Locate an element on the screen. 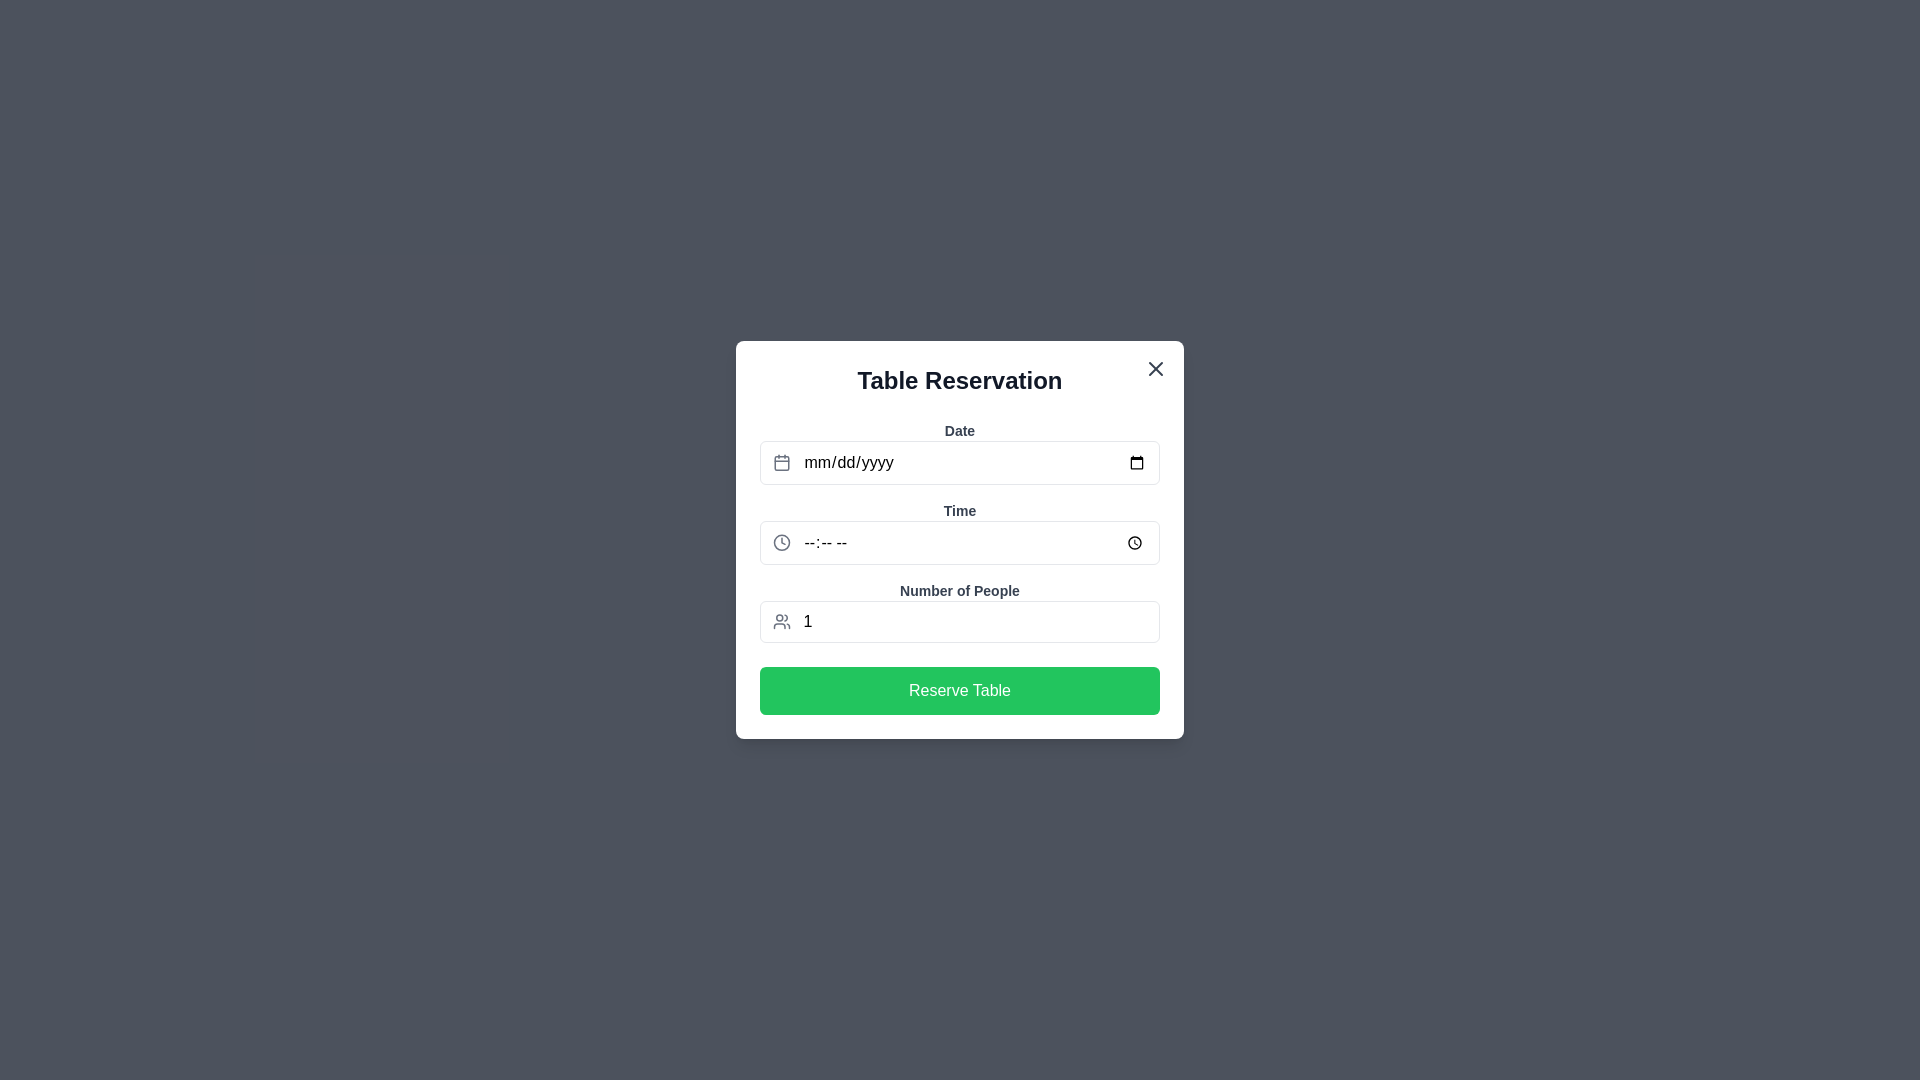 Image resolution: width=1920 pixels, height=1080 pixels. the user icon located at the left side of the input field labeled 'Number of People' is located at coordinates (781, 620).